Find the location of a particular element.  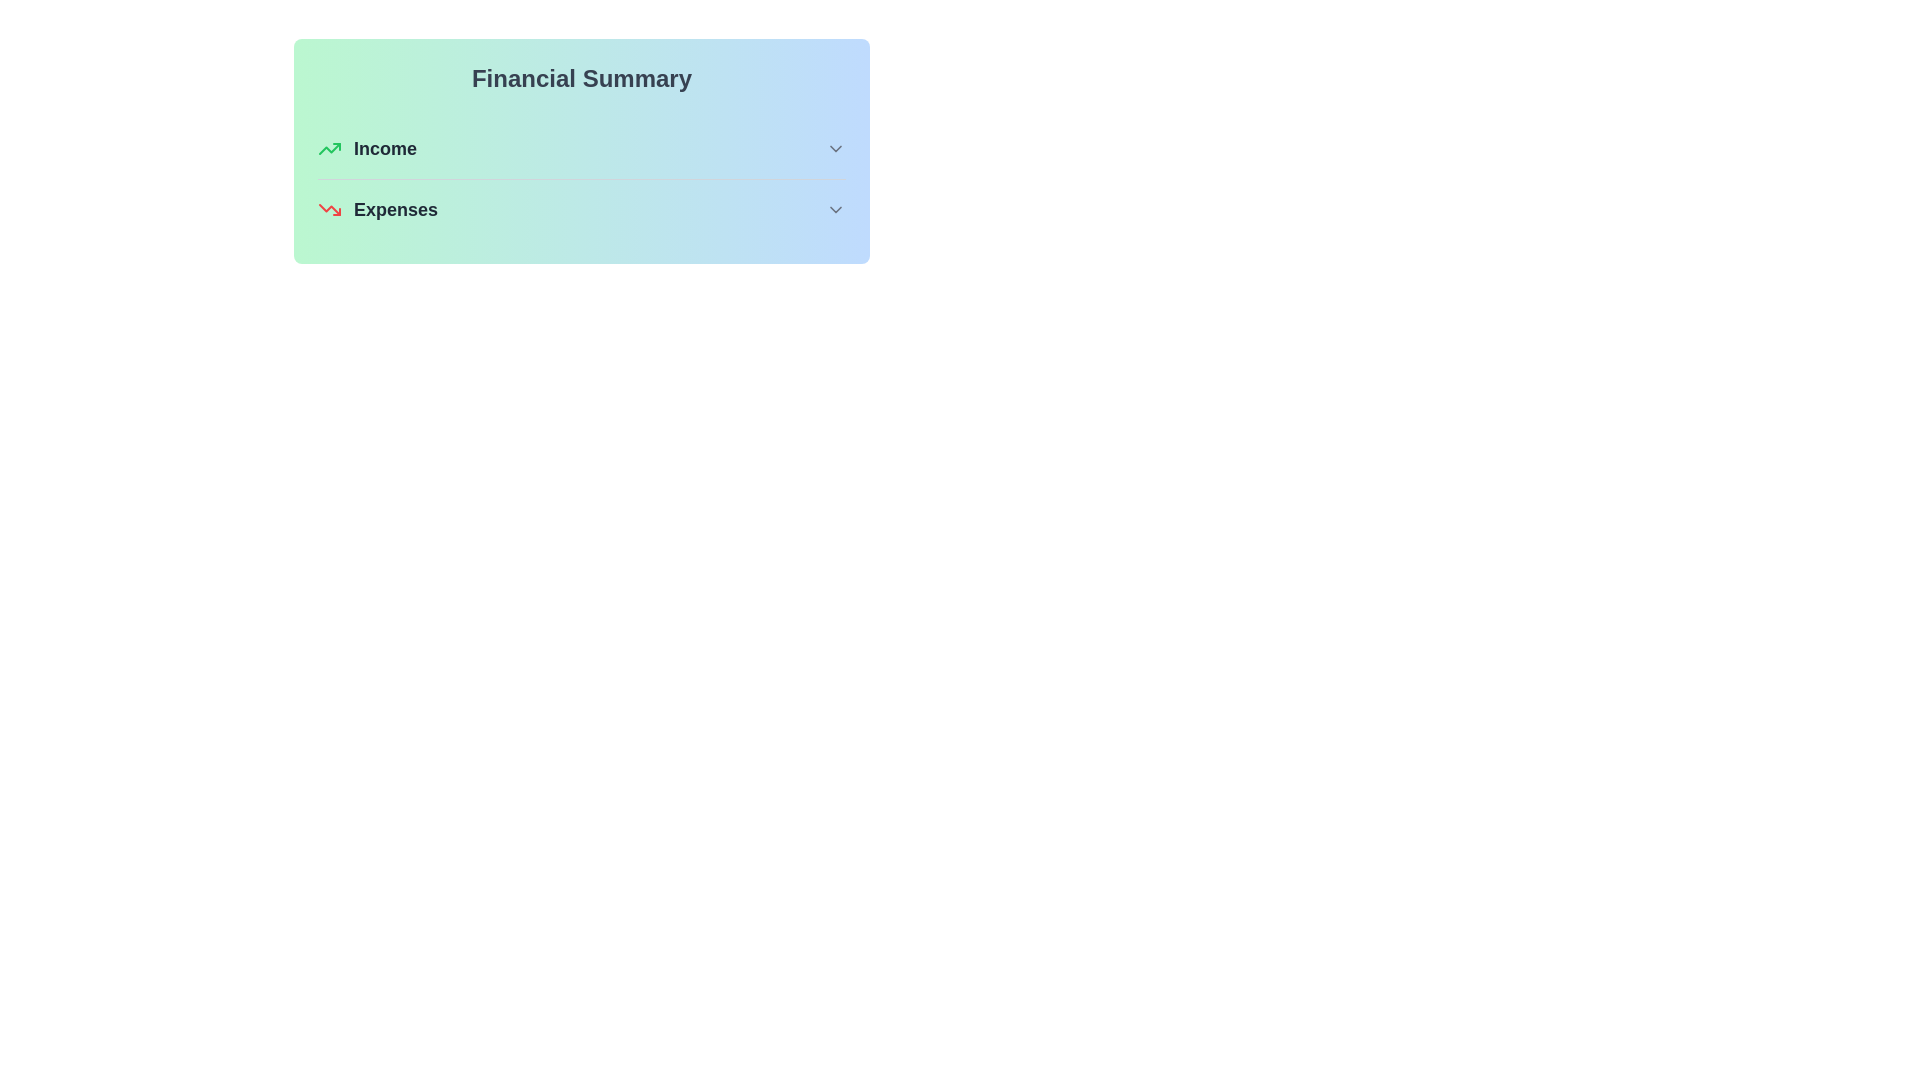

the 'Expenses' list item in the Financial Summary panel, which is the second item in a vertical list of financial categories is located at coordinates (378, 209).